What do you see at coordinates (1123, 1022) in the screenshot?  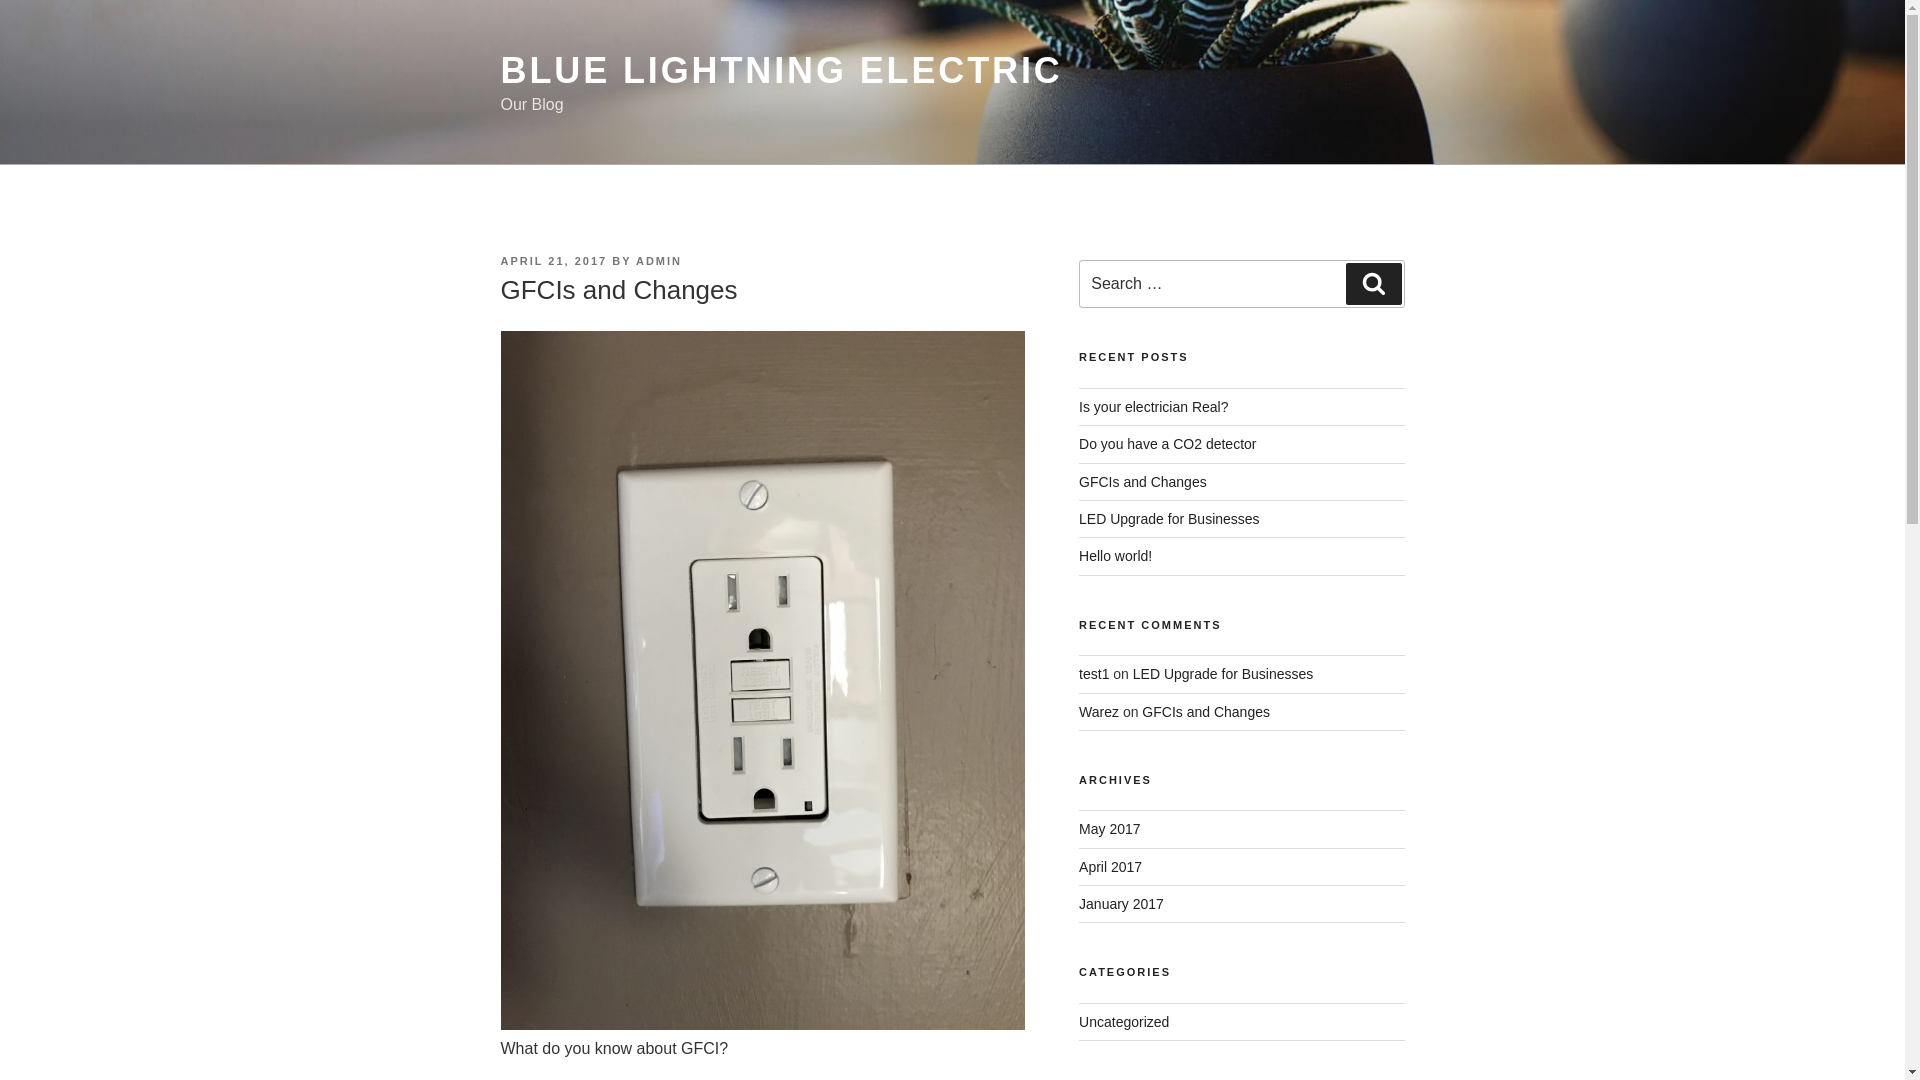 I see `'Uncategorized'` at bounding box center [1123, 1022].